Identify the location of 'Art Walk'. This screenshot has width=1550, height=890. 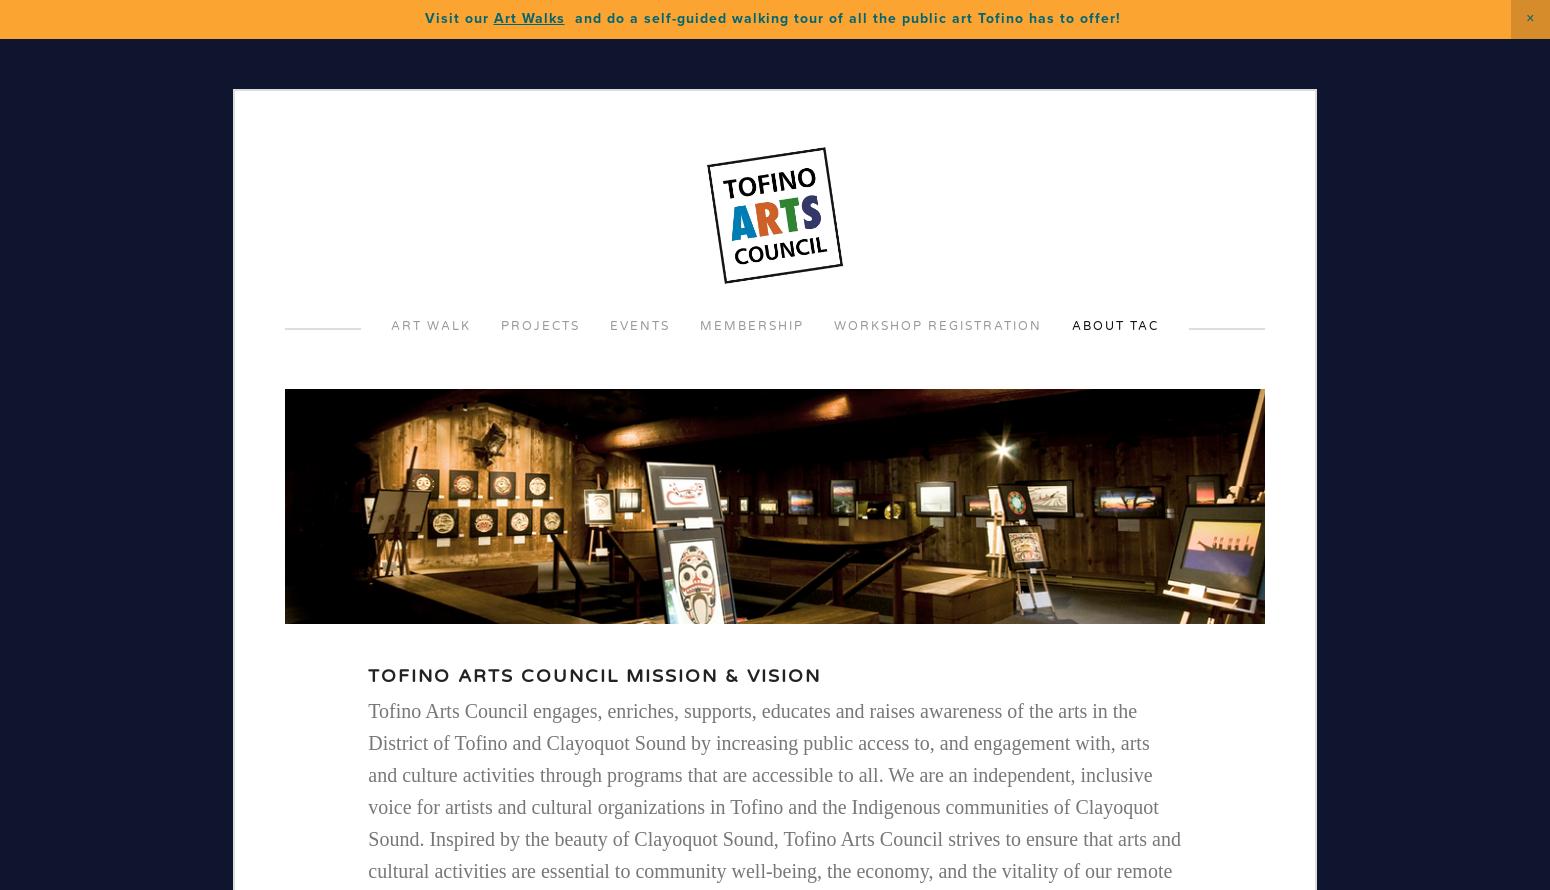
(431, 325).